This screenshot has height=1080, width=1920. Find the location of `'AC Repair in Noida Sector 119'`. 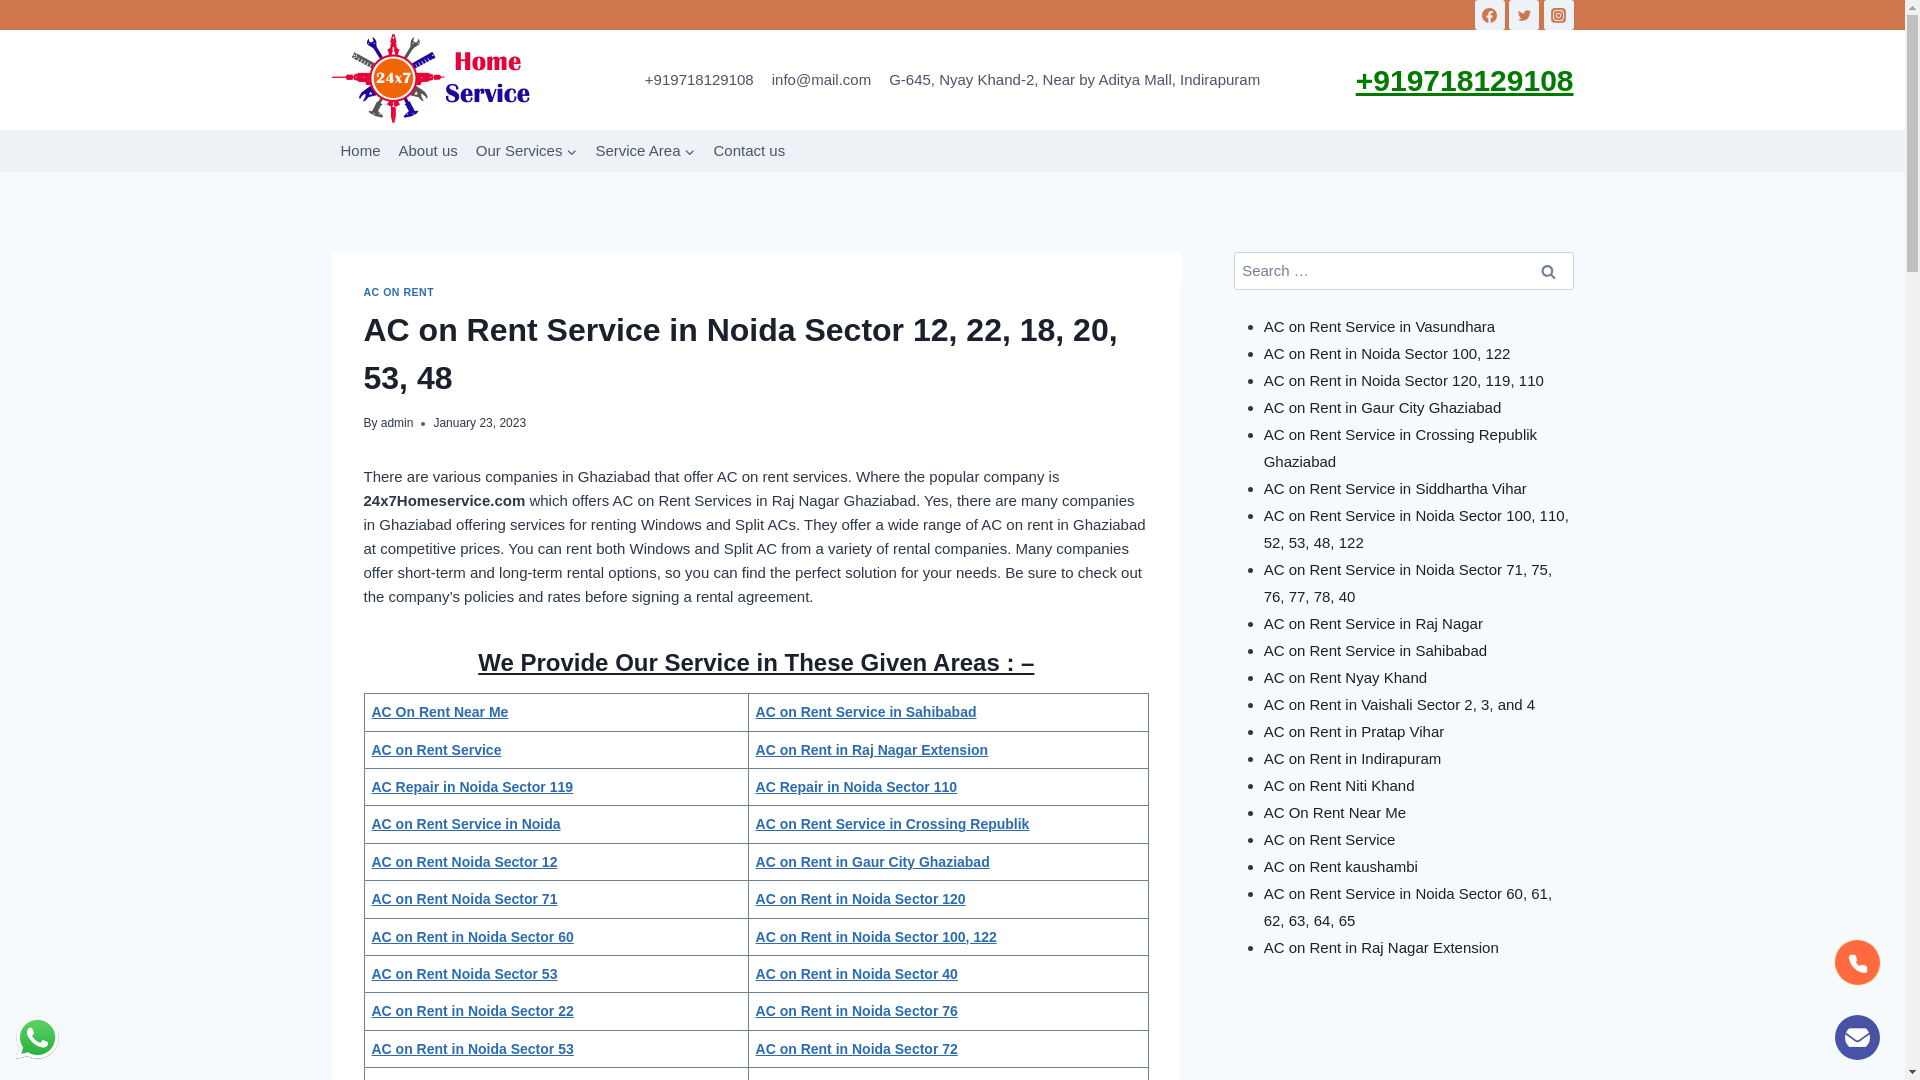

'AC Repair in Noida Sector 119' is located at coordinates (472, 785).